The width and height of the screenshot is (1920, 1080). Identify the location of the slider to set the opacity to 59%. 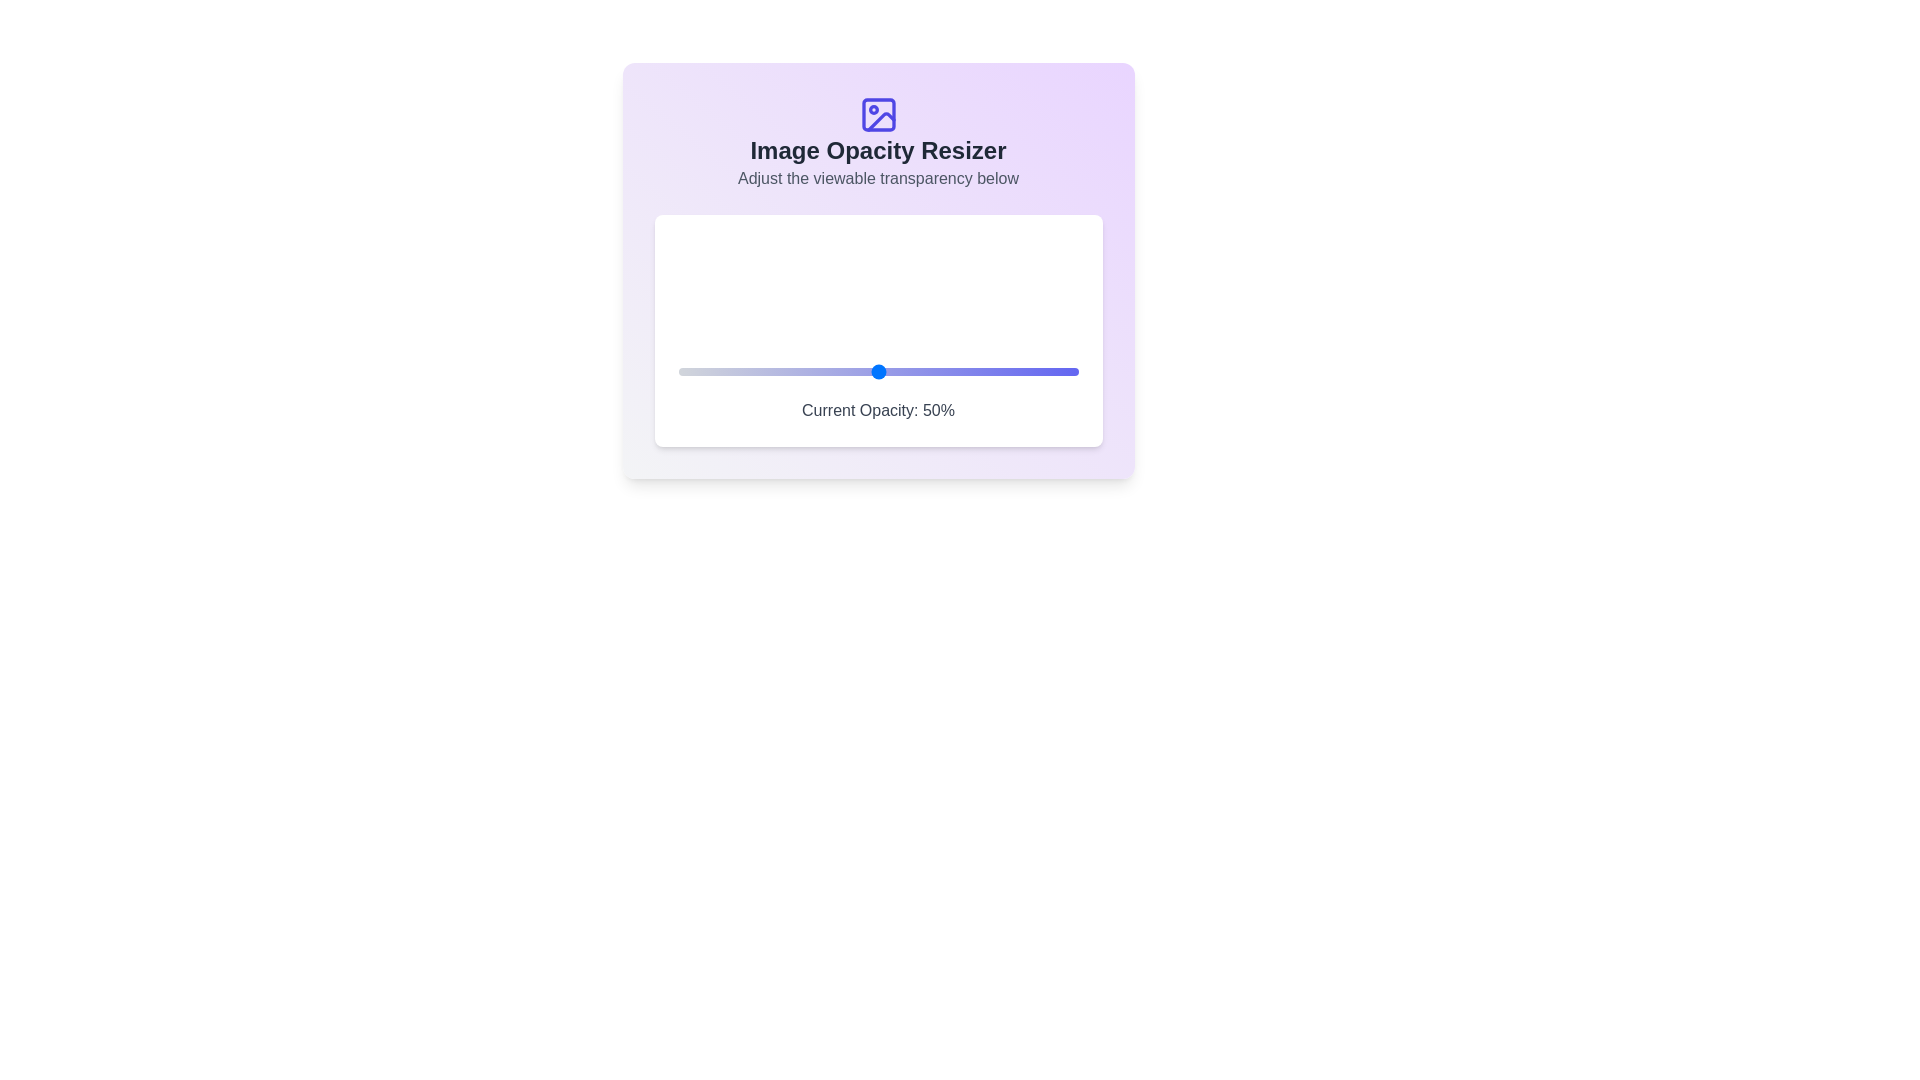
(913, 371).